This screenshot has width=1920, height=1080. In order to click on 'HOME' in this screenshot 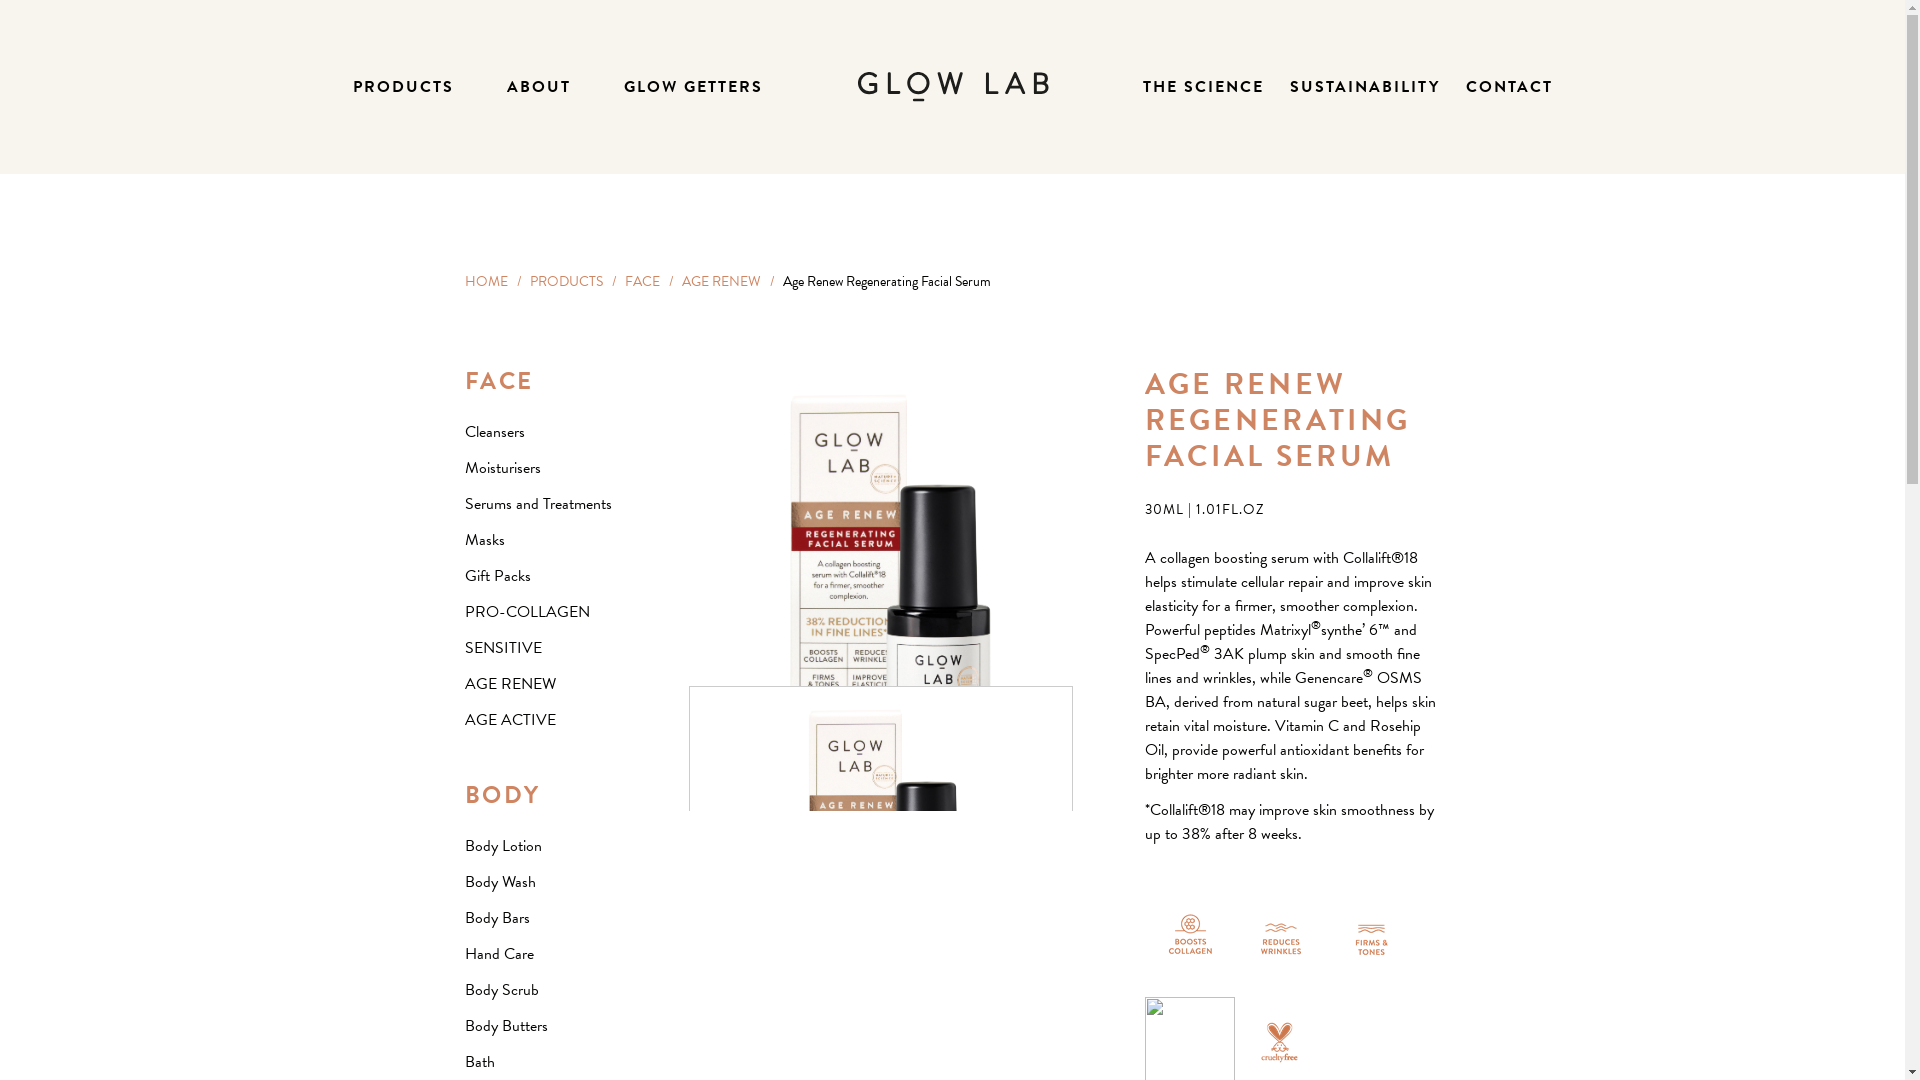, I will do `click(463, 281)`.